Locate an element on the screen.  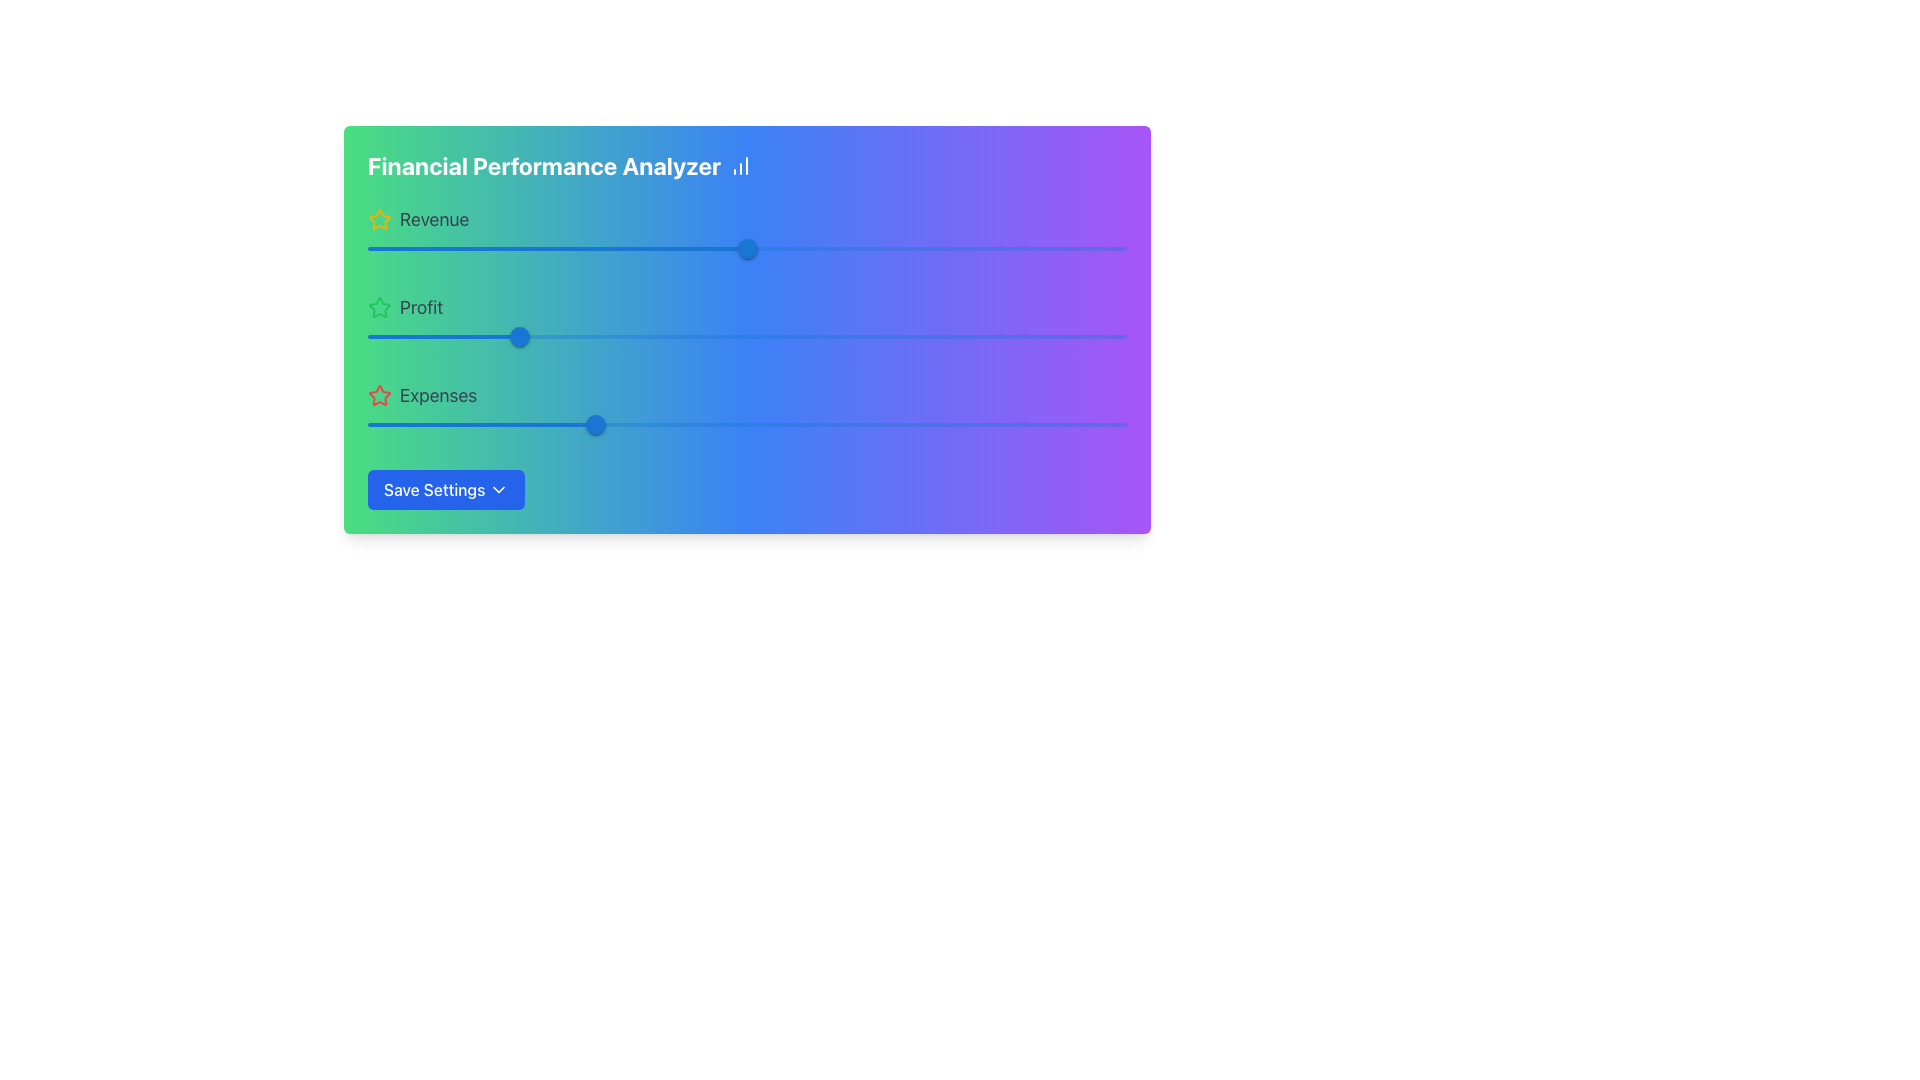
the slider value is located at coordinates (744, 248).